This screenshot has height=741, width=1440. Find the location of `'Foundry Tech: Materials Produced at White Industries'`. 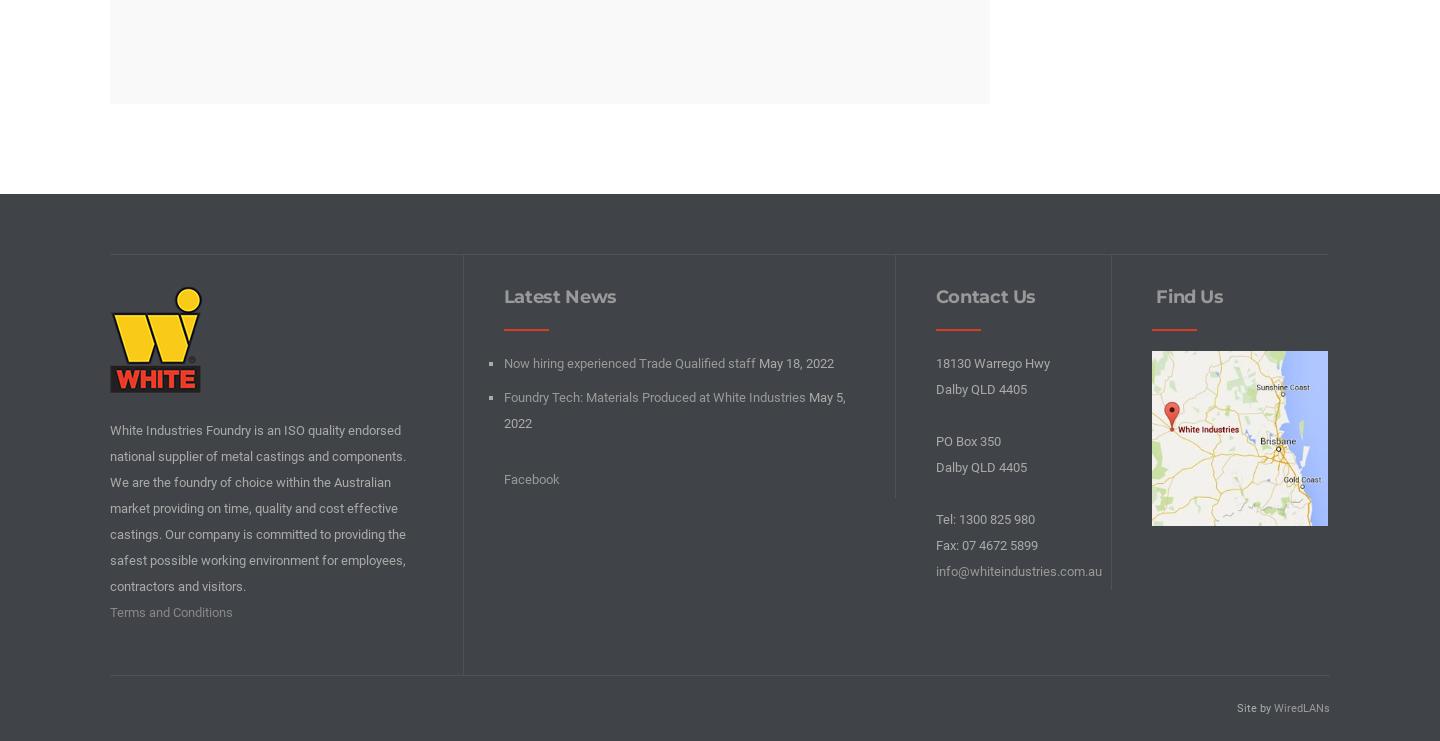

'Foundry Tech: Materials Produced at White Industries' is located at coordinates (501, 397).